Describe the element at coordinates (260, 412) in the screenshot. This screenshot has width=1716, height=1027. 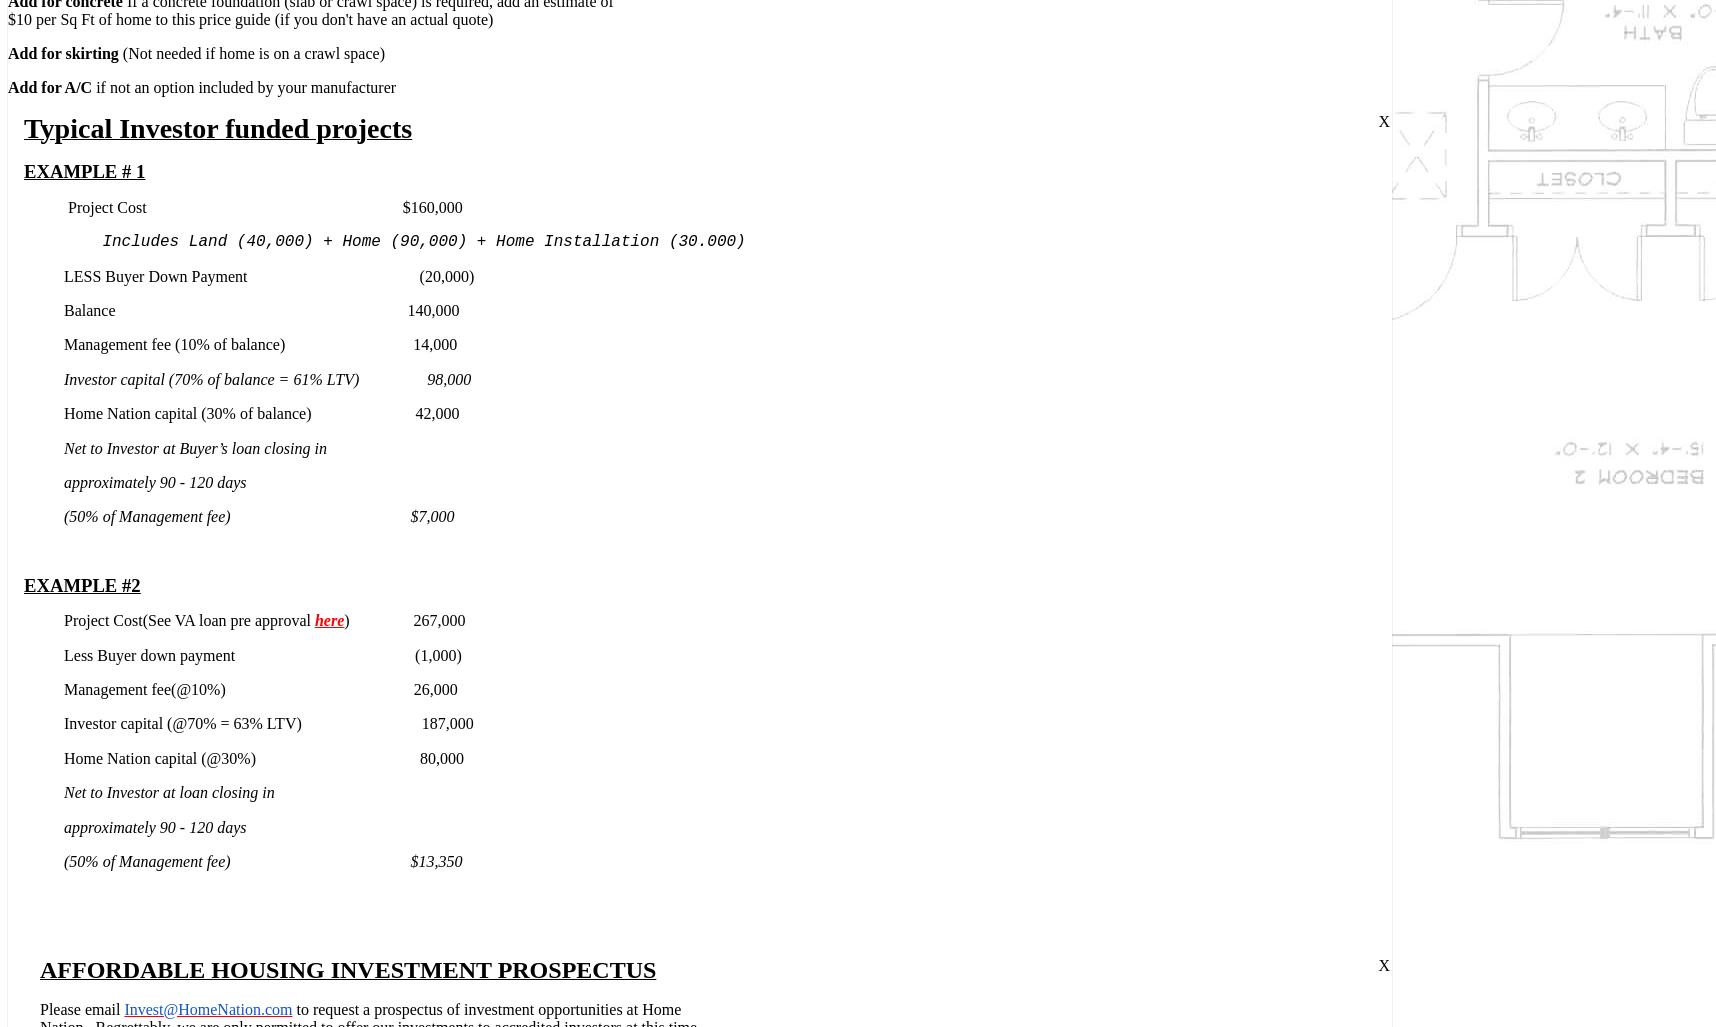
I see `'Home Nation capital (30% of balance)                          42,000'` at that location.